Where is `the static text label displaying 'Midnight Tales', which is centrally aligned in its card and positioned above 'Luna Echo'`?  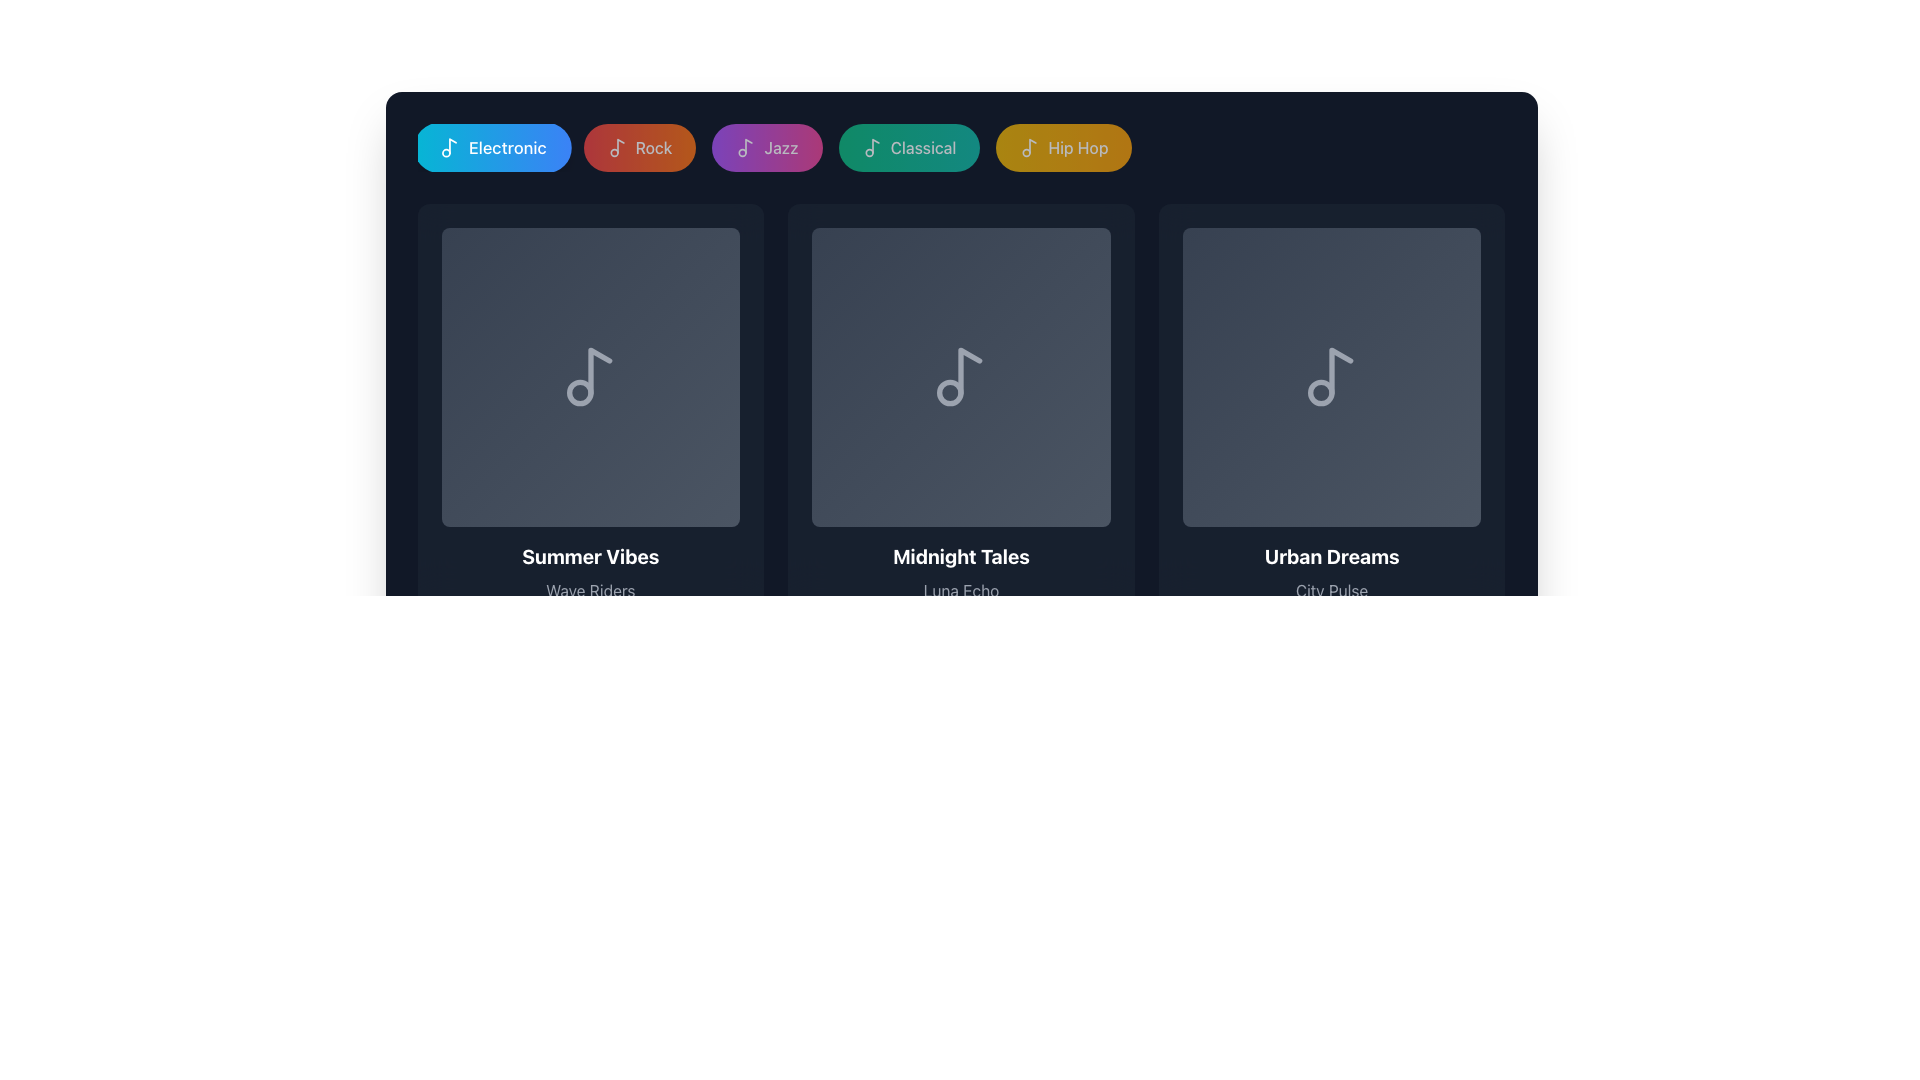 the static text label displaying 'Midnight Tales', which is centrally aligned in its card and positioned above 'Luna Echo' is located at coordinates (961, 556).